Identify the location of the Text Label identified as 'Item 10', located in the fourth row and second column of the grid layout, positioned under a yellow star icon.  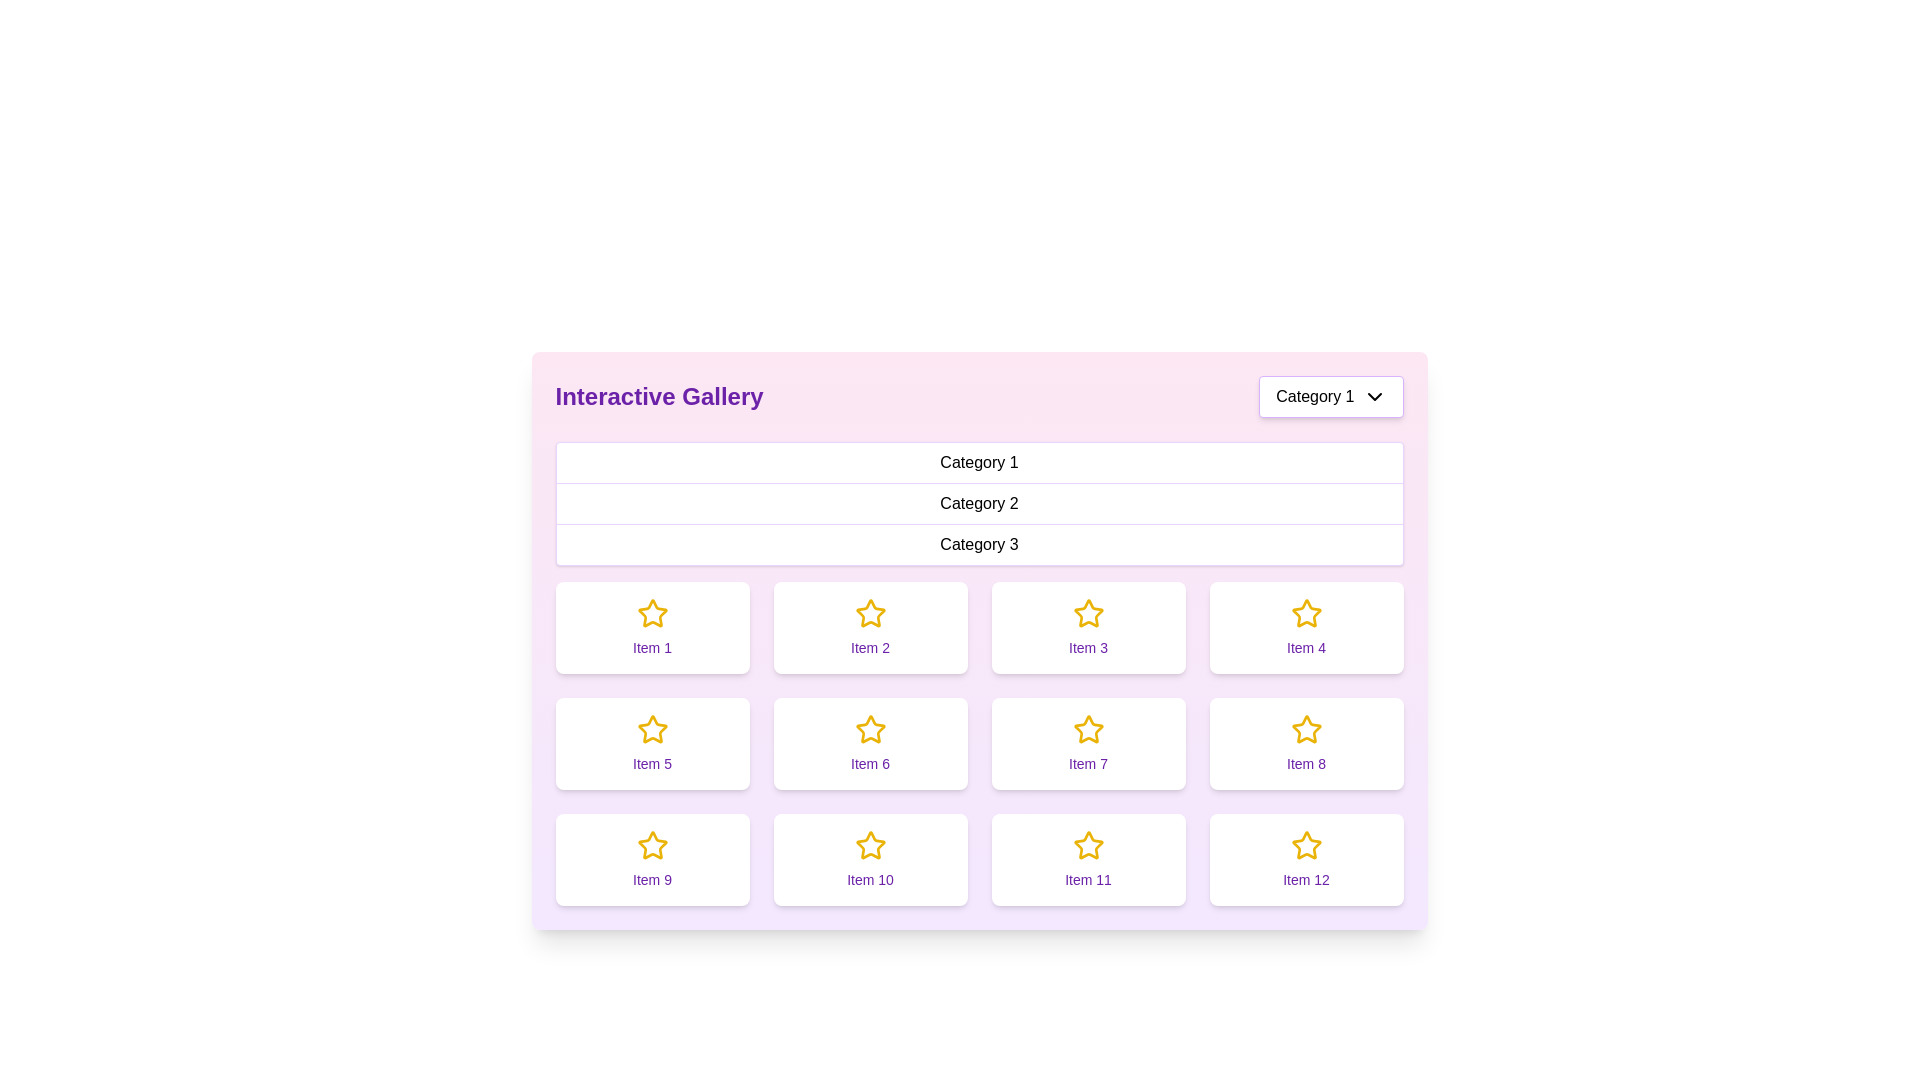
(870, 878).